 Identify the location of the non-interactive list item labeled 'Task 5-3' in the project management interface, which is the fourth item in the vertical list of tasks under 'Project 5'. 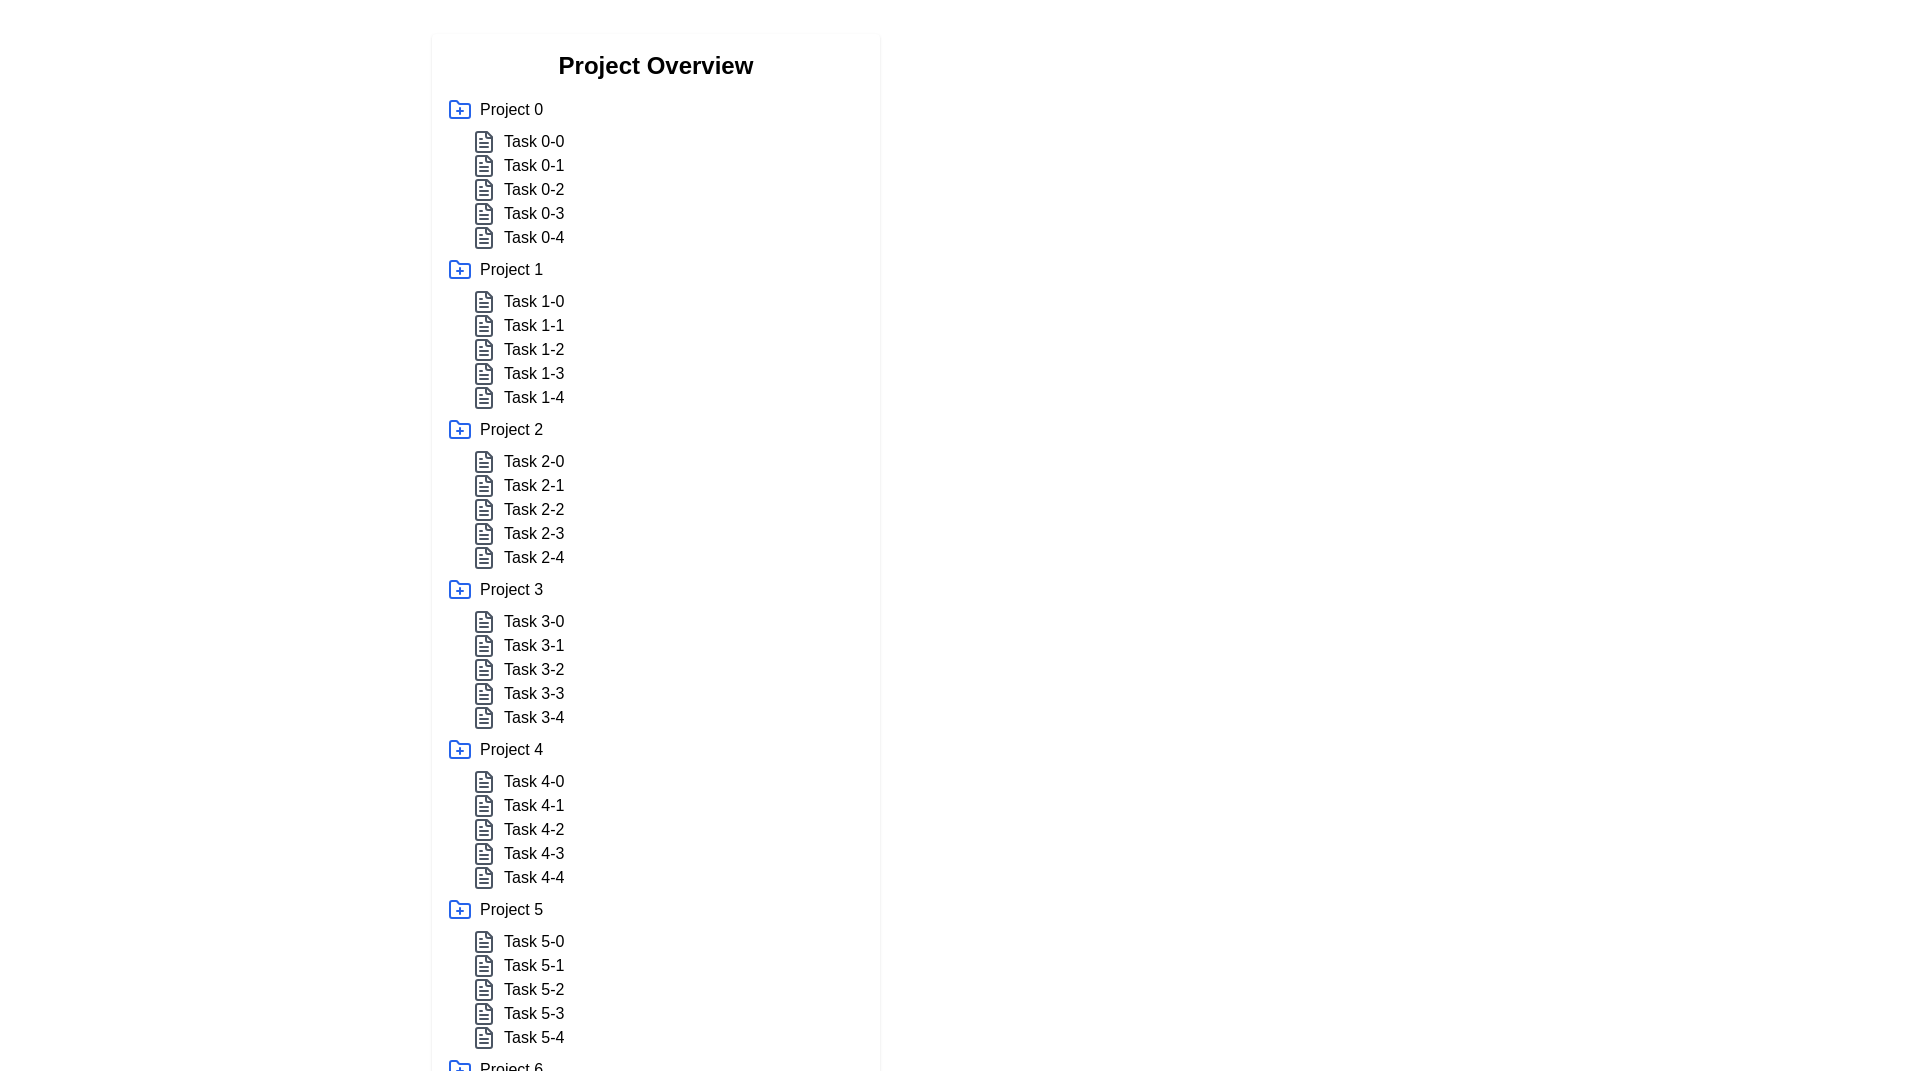
(667, 1014).